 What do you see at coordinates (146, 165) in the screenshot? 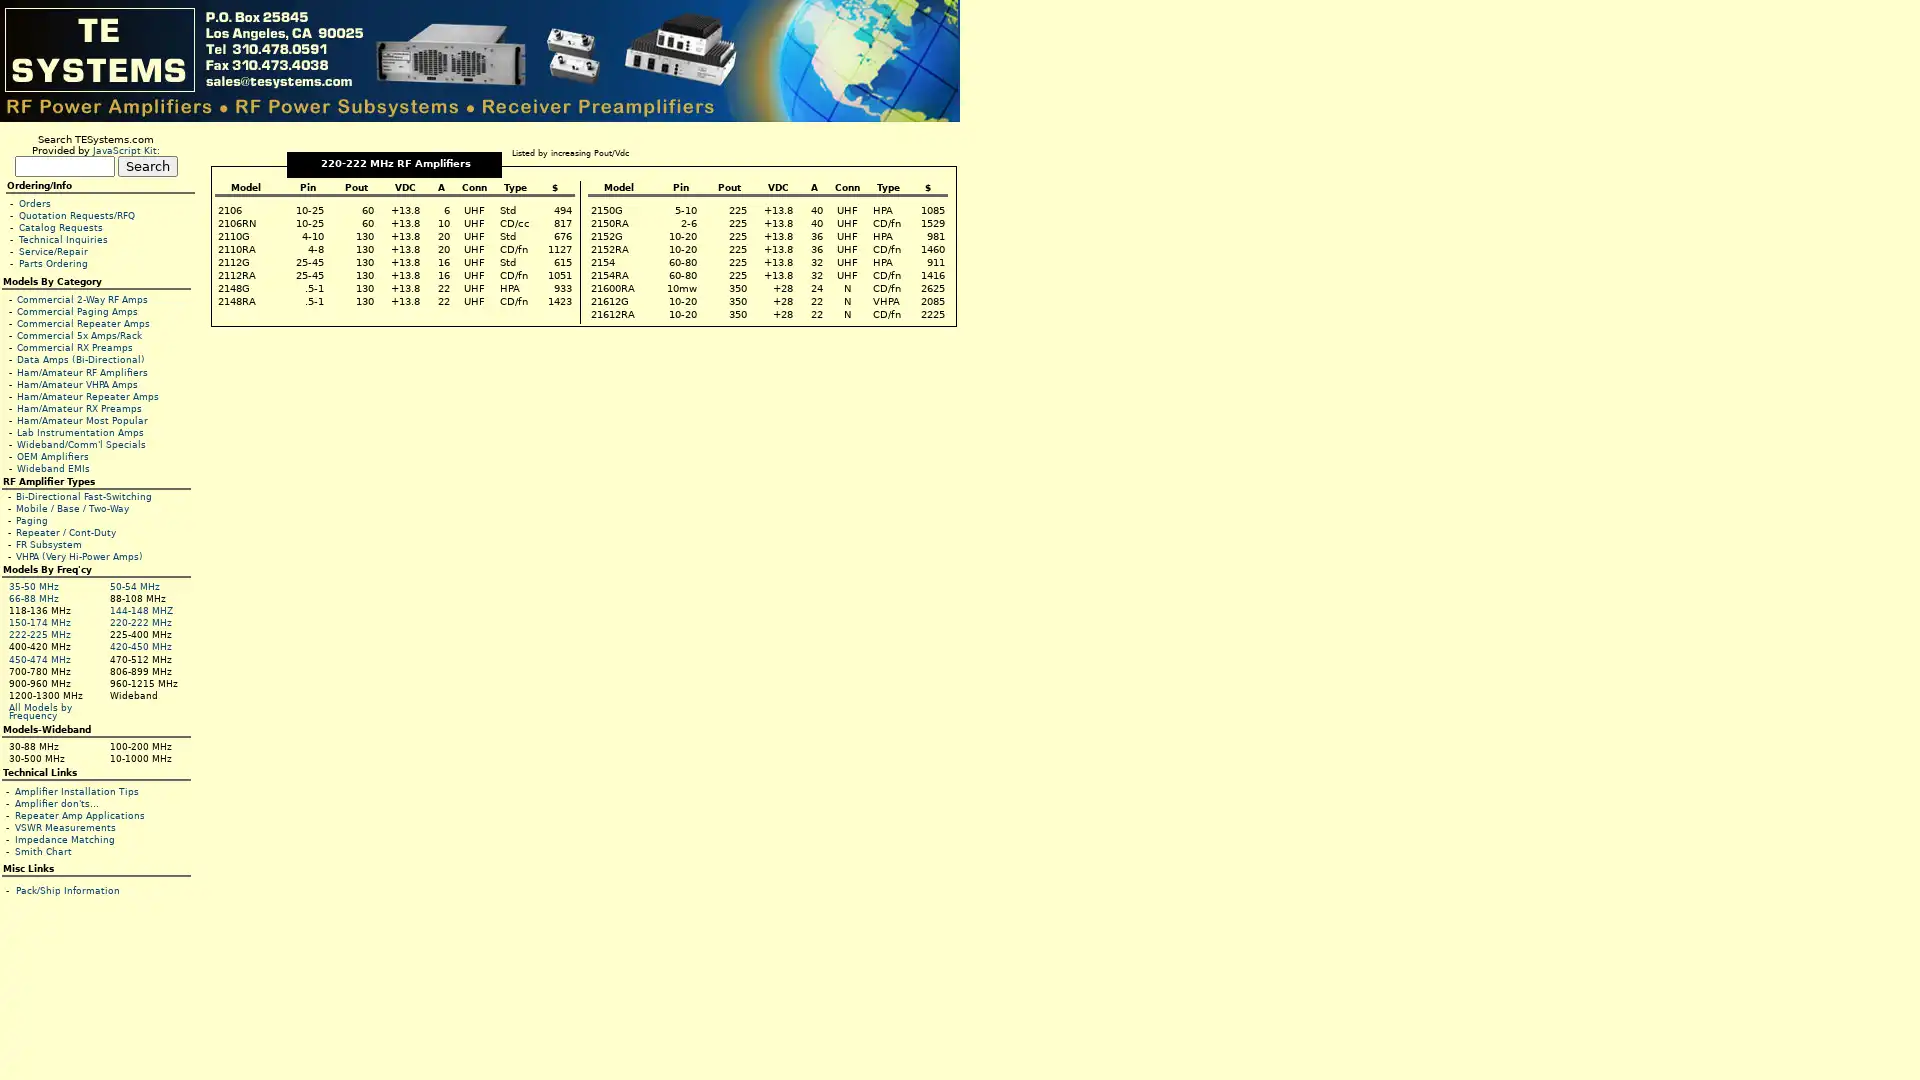
I see `Search` at bounding box center [146, 165].